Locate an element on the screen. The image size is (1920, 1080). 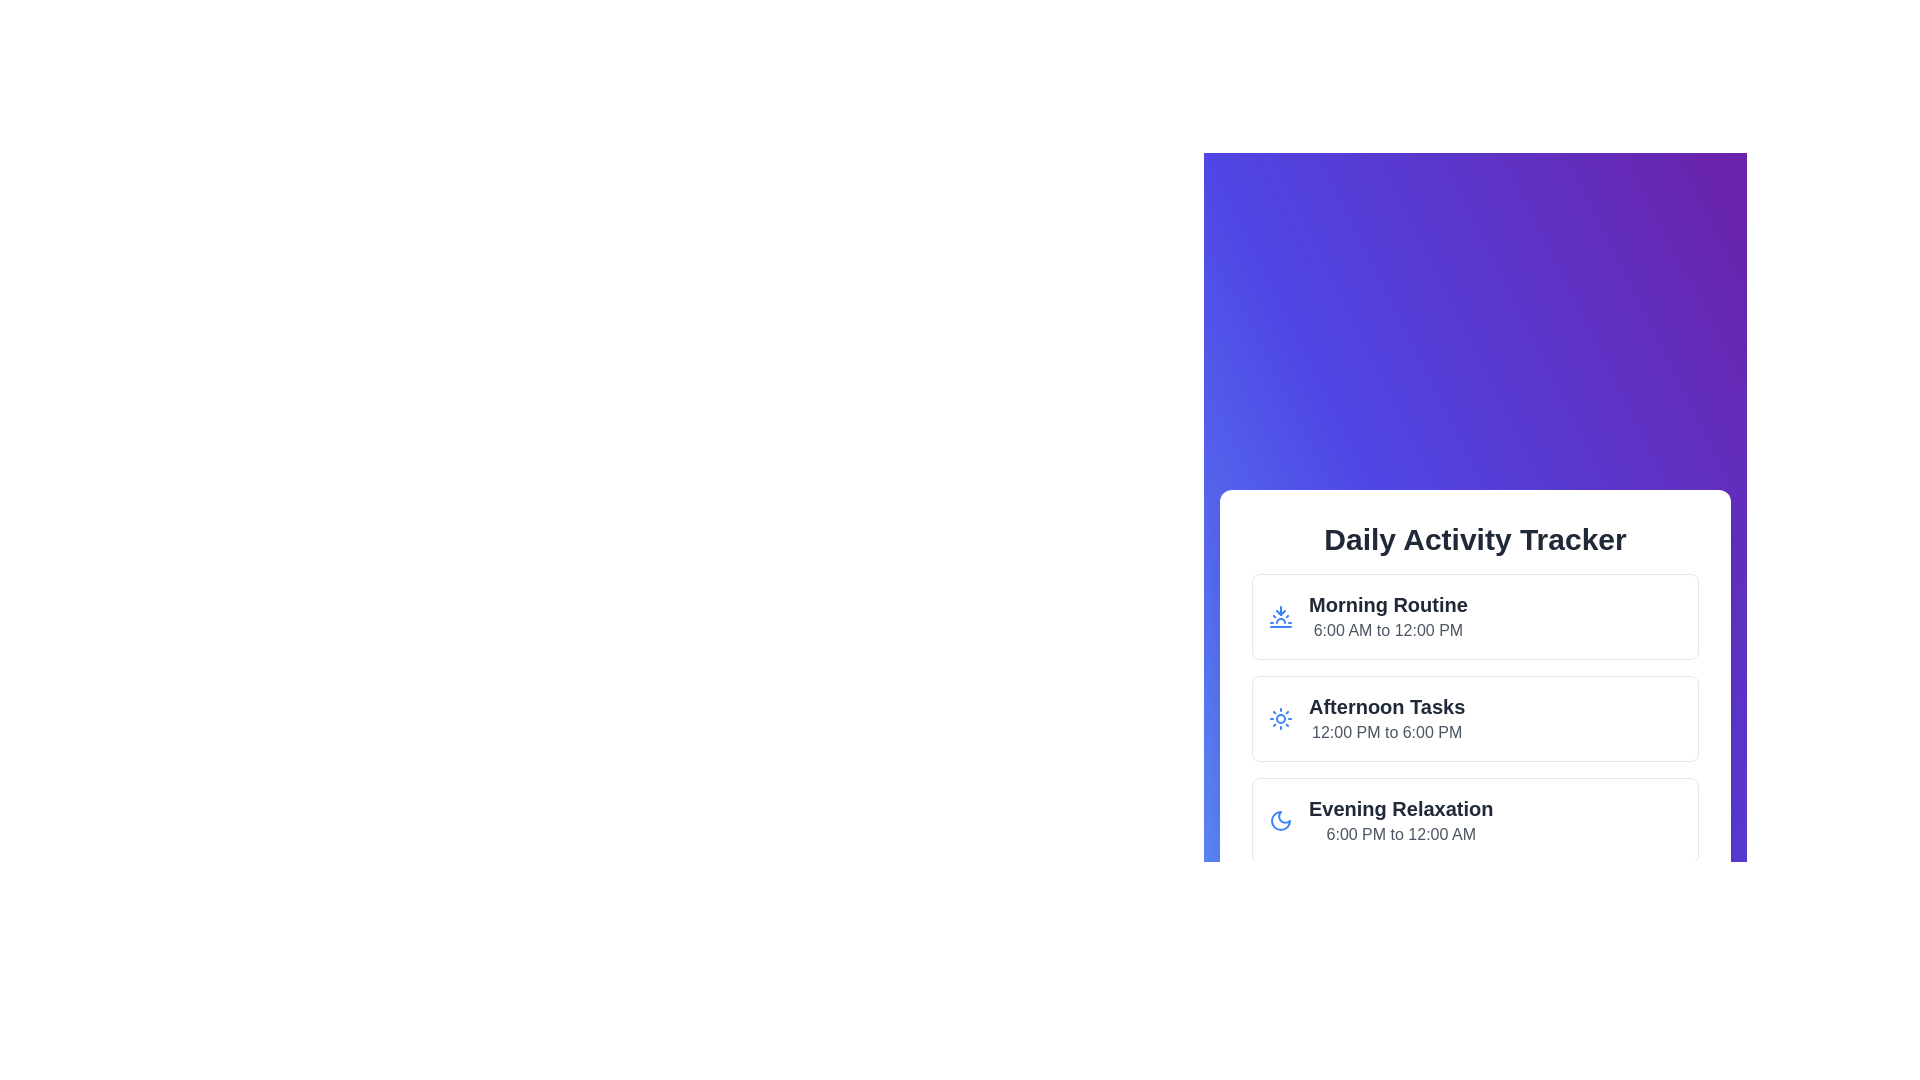
the bold, center-aligned text label that says 'Daily Activity Tracker', which is positioned at the top of its card layout is located at coordinates (1475, 540).